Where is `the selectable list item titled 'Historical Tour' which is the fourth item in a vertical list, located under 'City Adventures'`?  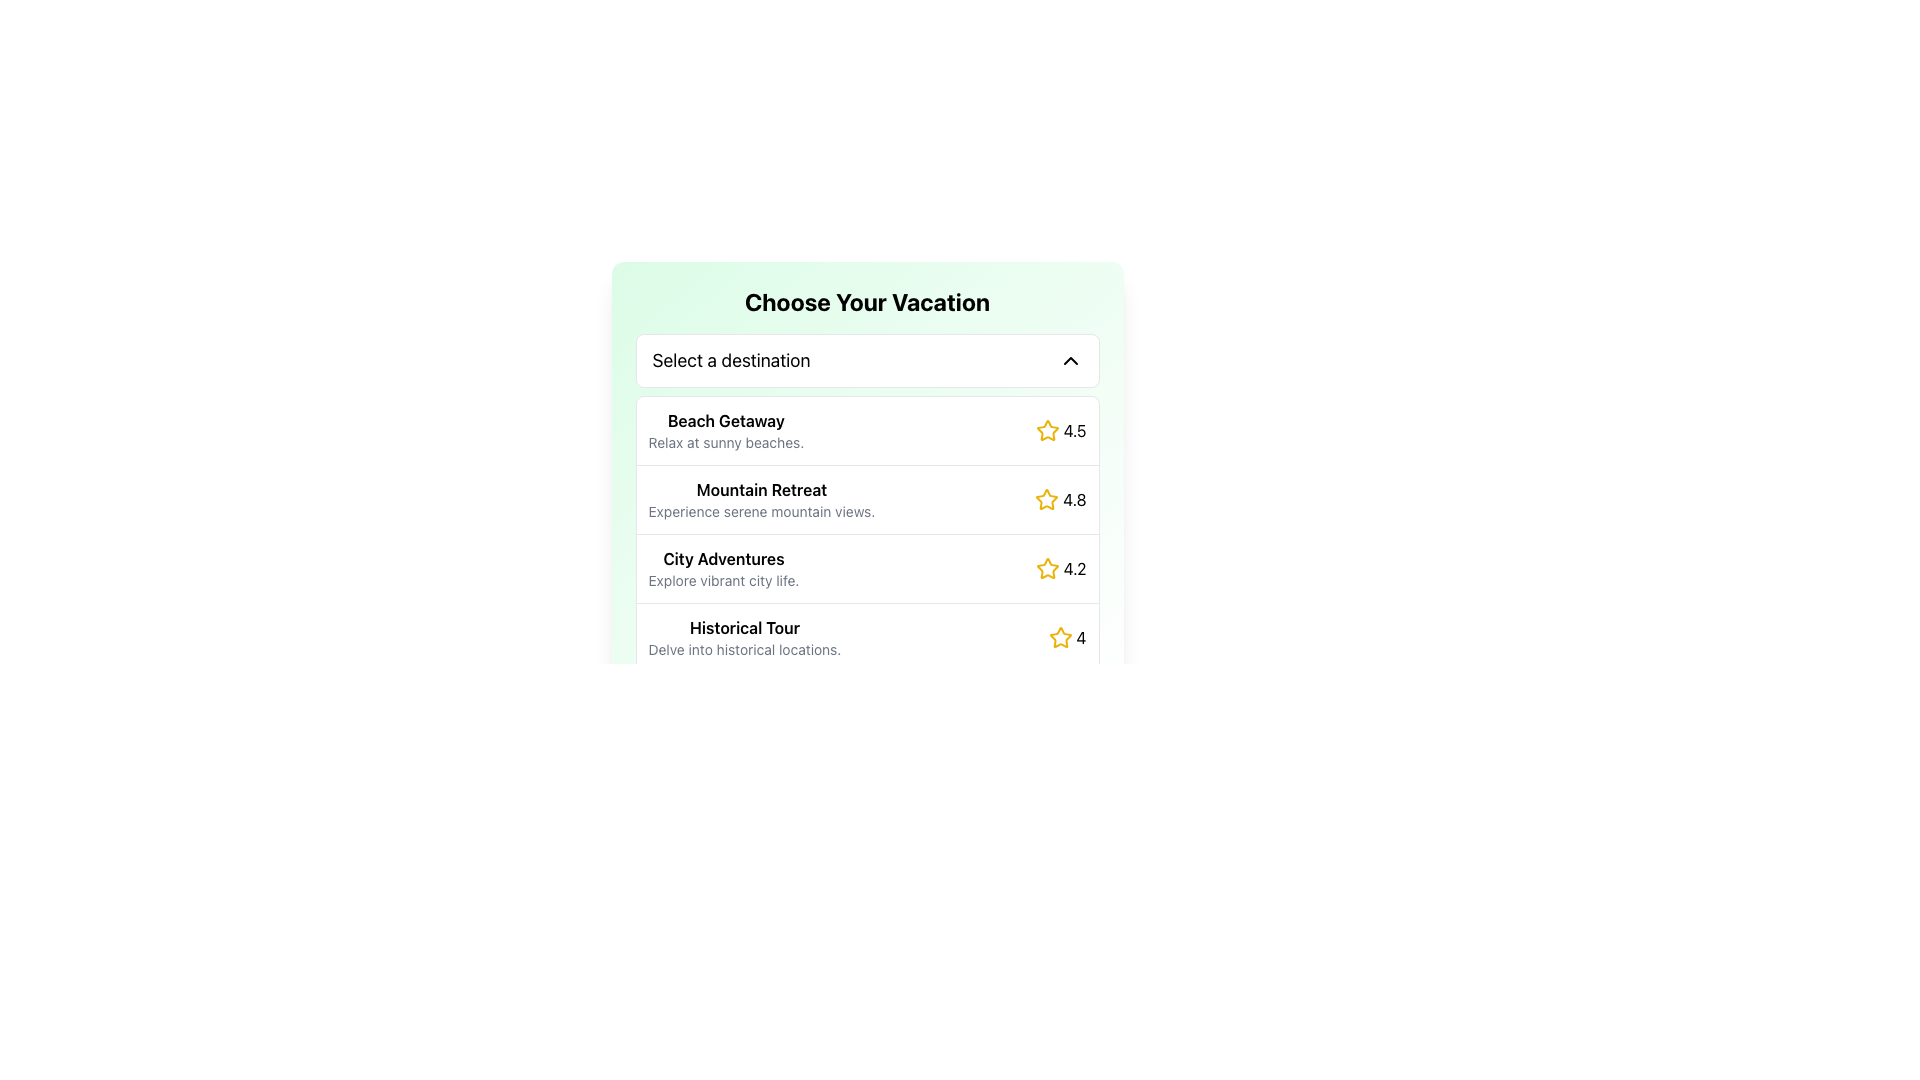 the selectable list item titled 'Historical Tour' which is the fourth item in a vertical list, located under 'City Adventures' is located at coordinates (743, 637).